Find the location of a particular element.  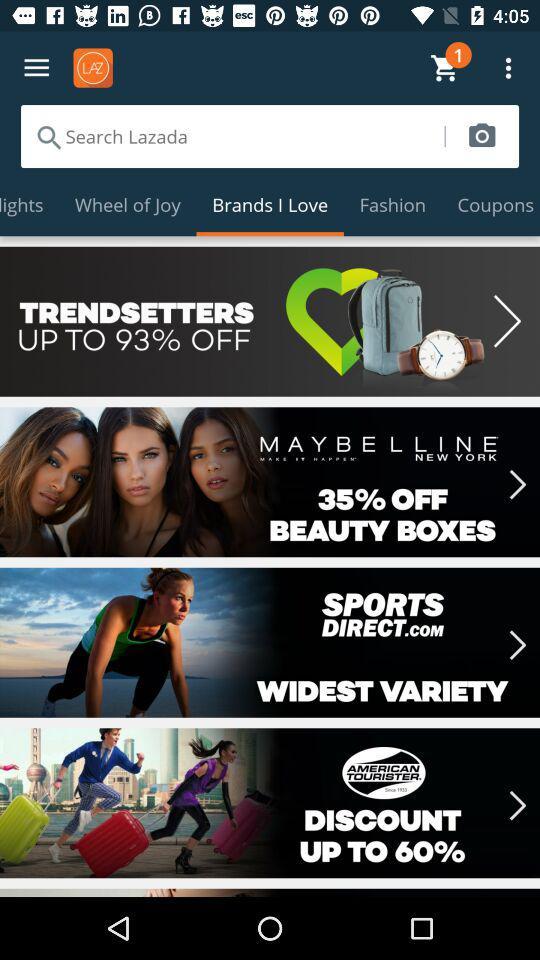

explore maybelline new york products is located at coordinates (270, 481).